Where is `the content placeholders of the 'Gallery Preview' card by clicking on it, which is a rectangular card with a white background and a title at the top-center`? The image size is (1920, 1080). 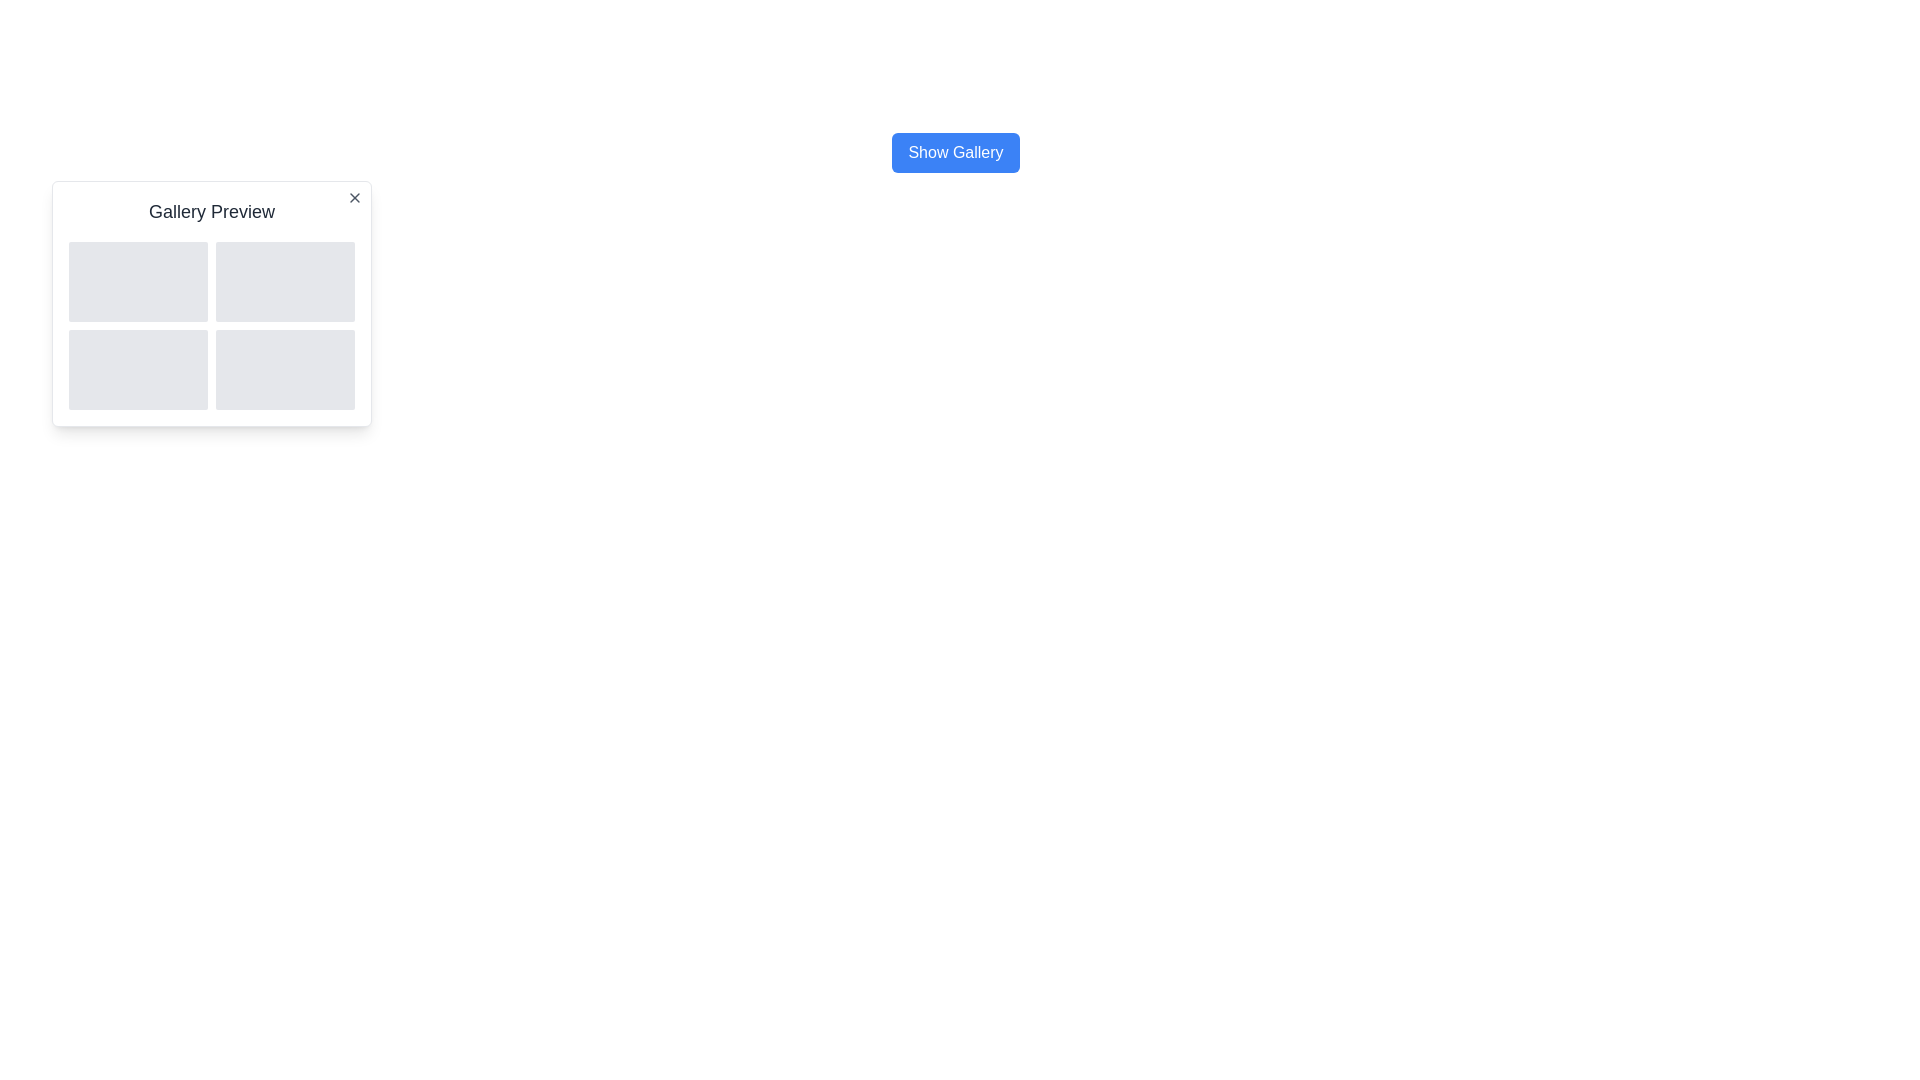
the content placeholders of the 'Gallery Preview' card by clicking on it, which is a rectangular card with a white background and a title at the top-center is located at coordinates (211, 304).